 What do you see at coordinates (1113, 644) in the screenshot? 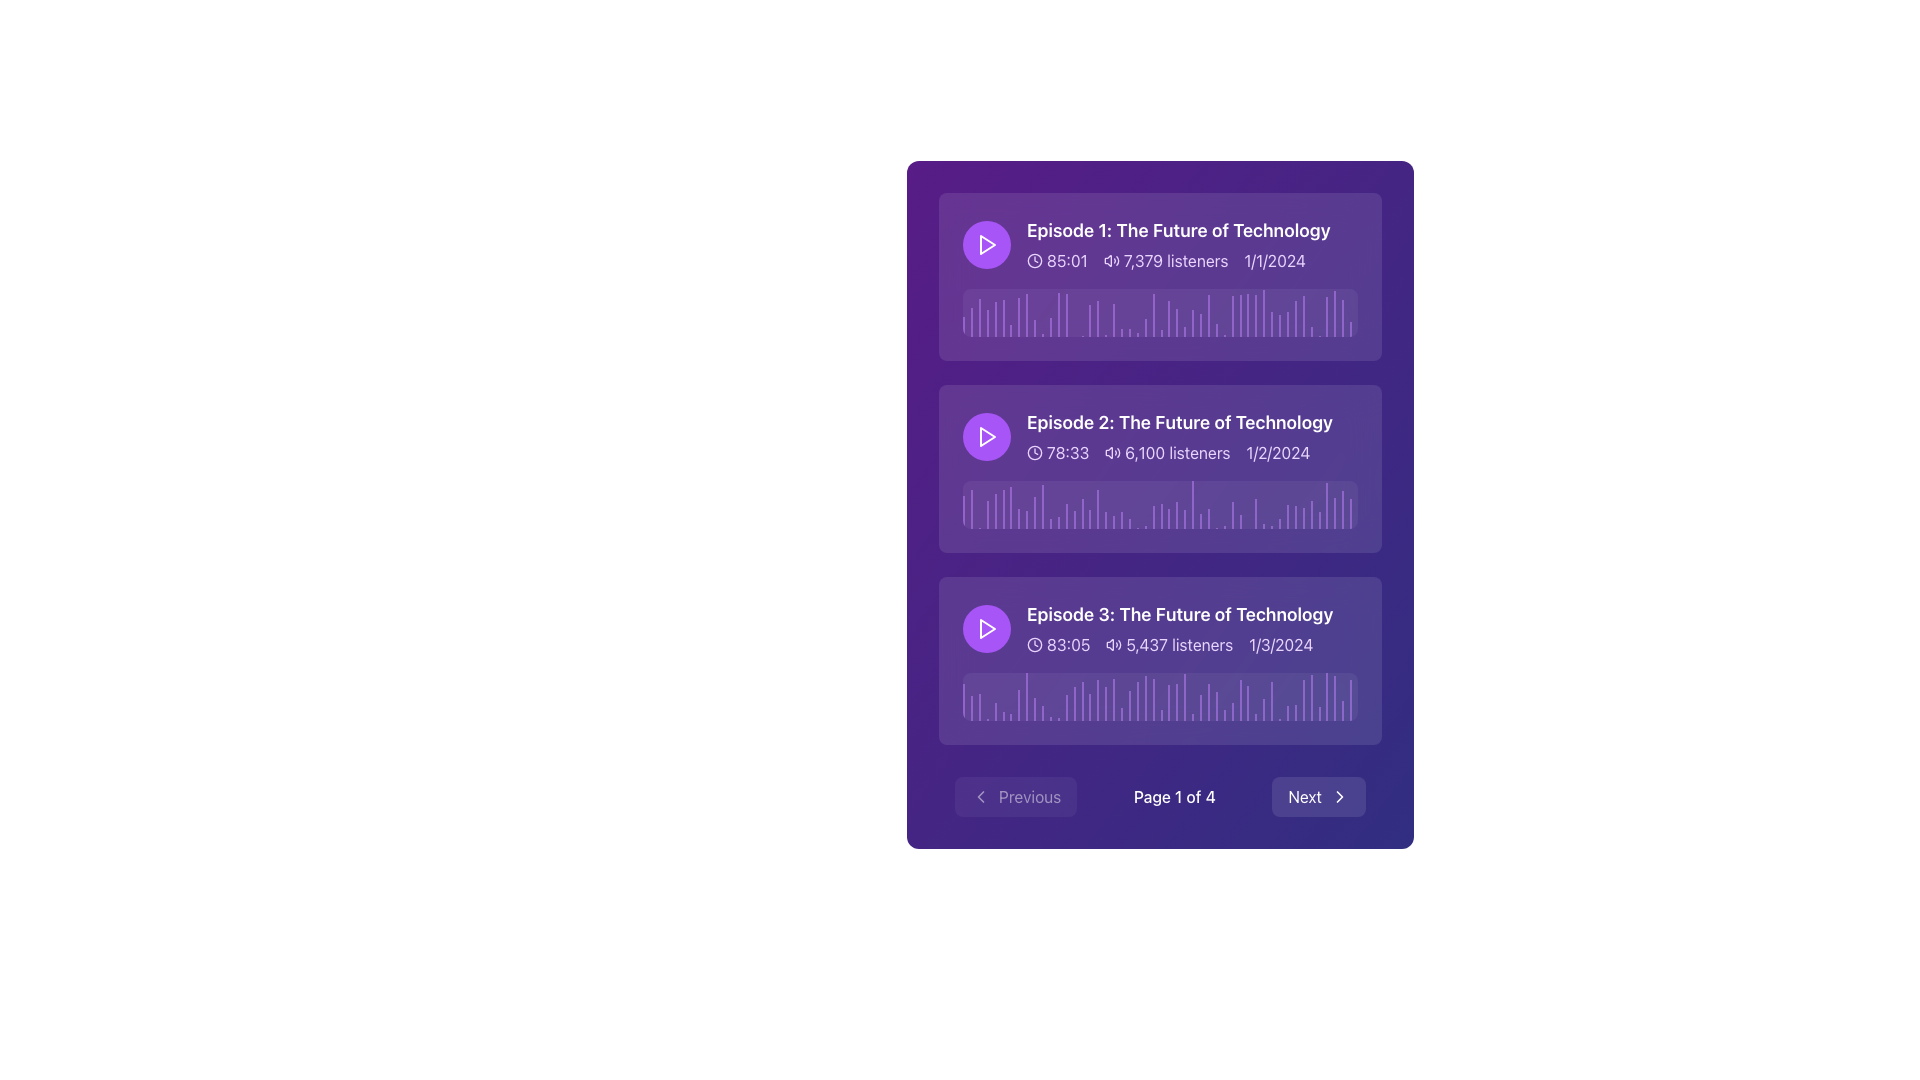
I see `the volume icon located immediately to the left of the text '5,437 listeners' in the third content block under the title 'Episode 3: The Future of Technology'` at bounding box center [1113, 644].